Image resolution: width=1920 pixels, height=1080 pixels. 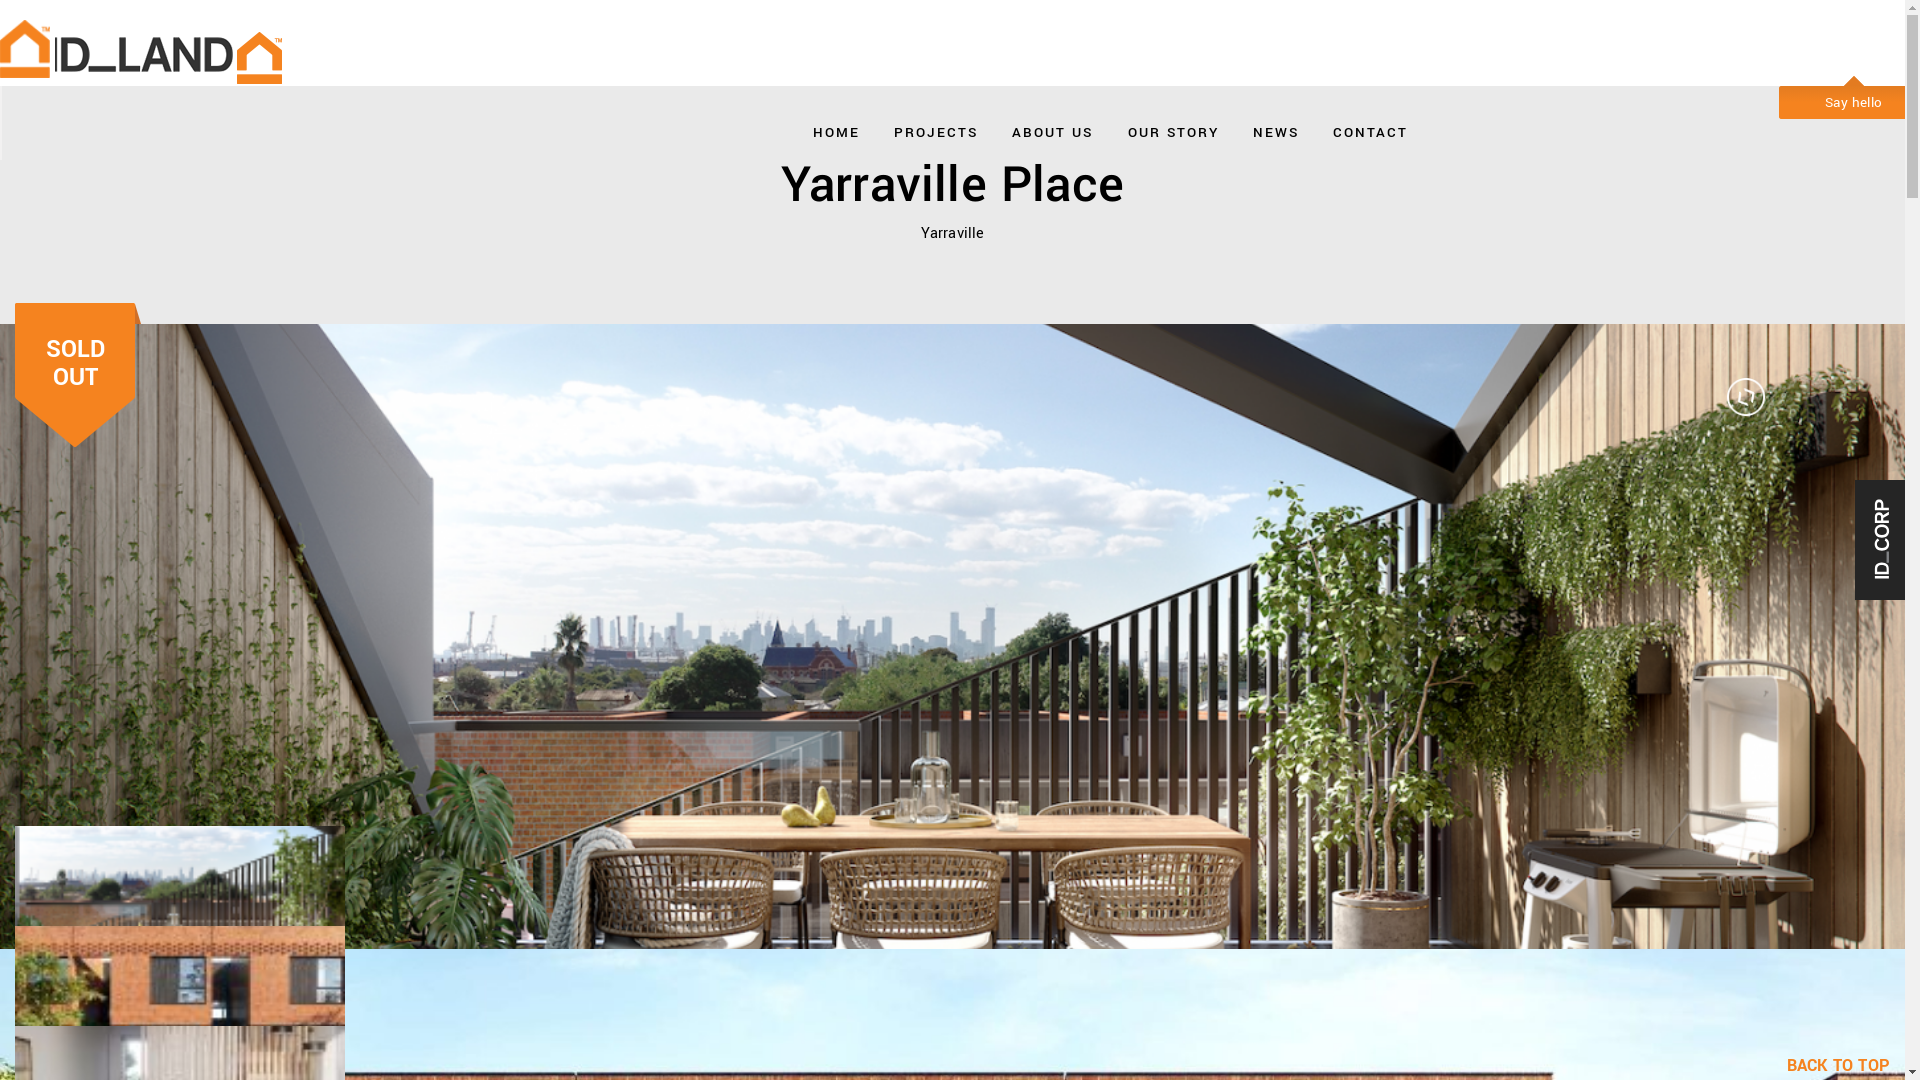 I want to click on 'BACK TO TOP', so click(x=1786, y=1064).